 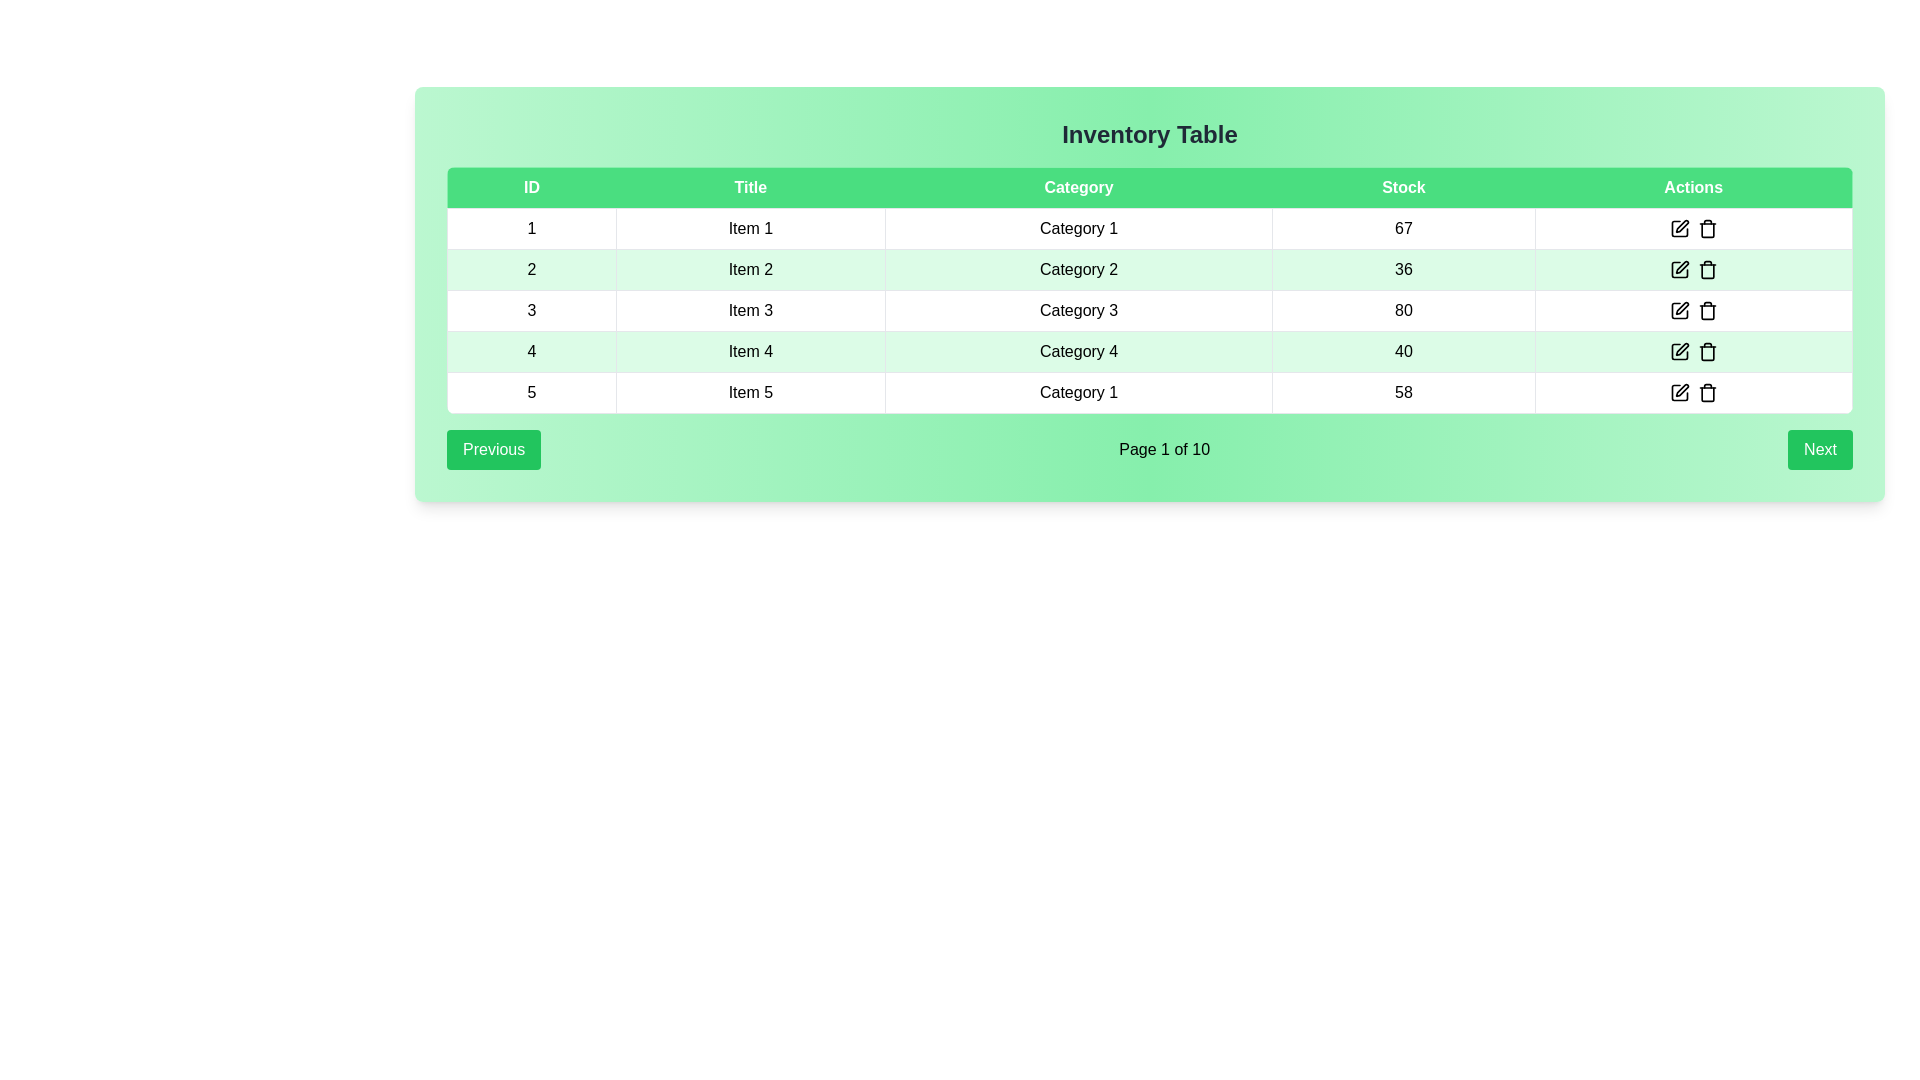 I want to click on the Text Display Cell that contains the number '40', styled with a bordered layout and centered alignment, located in the fourth row under the 'Stock' column, so click(x=1402, y=350).